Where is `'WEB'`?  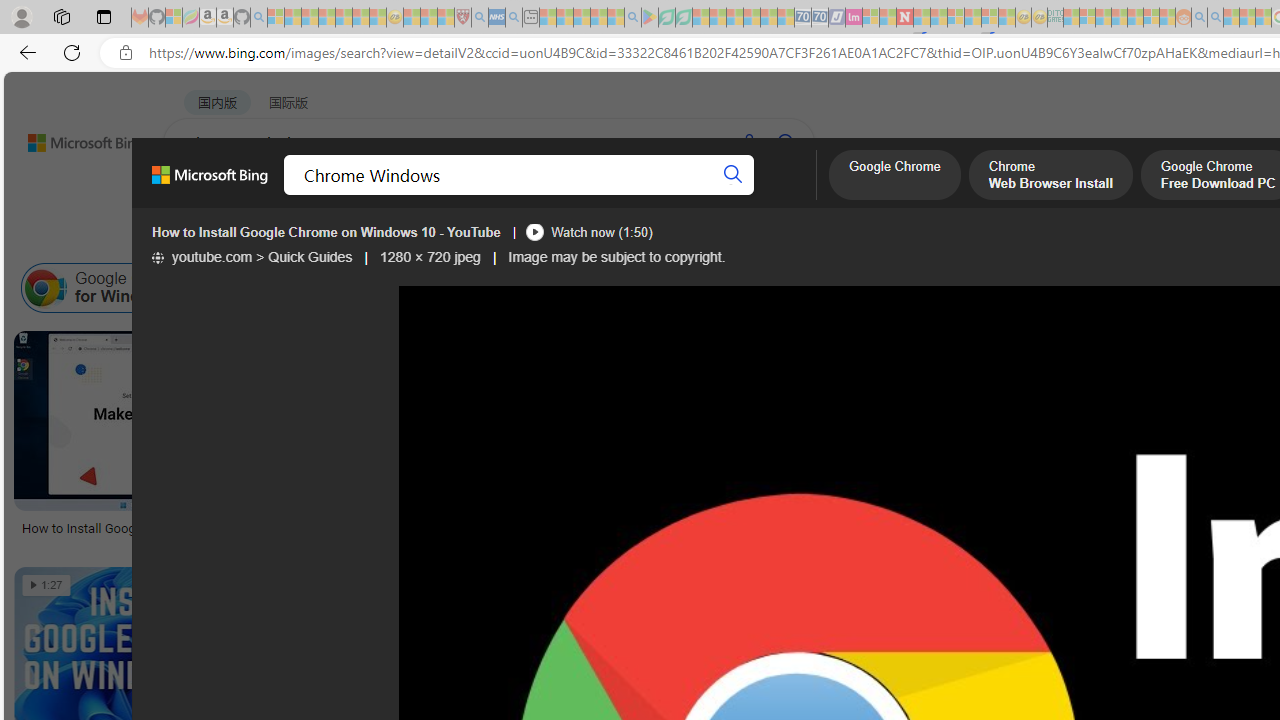 'WEB' is located at coordinates (201, 195).